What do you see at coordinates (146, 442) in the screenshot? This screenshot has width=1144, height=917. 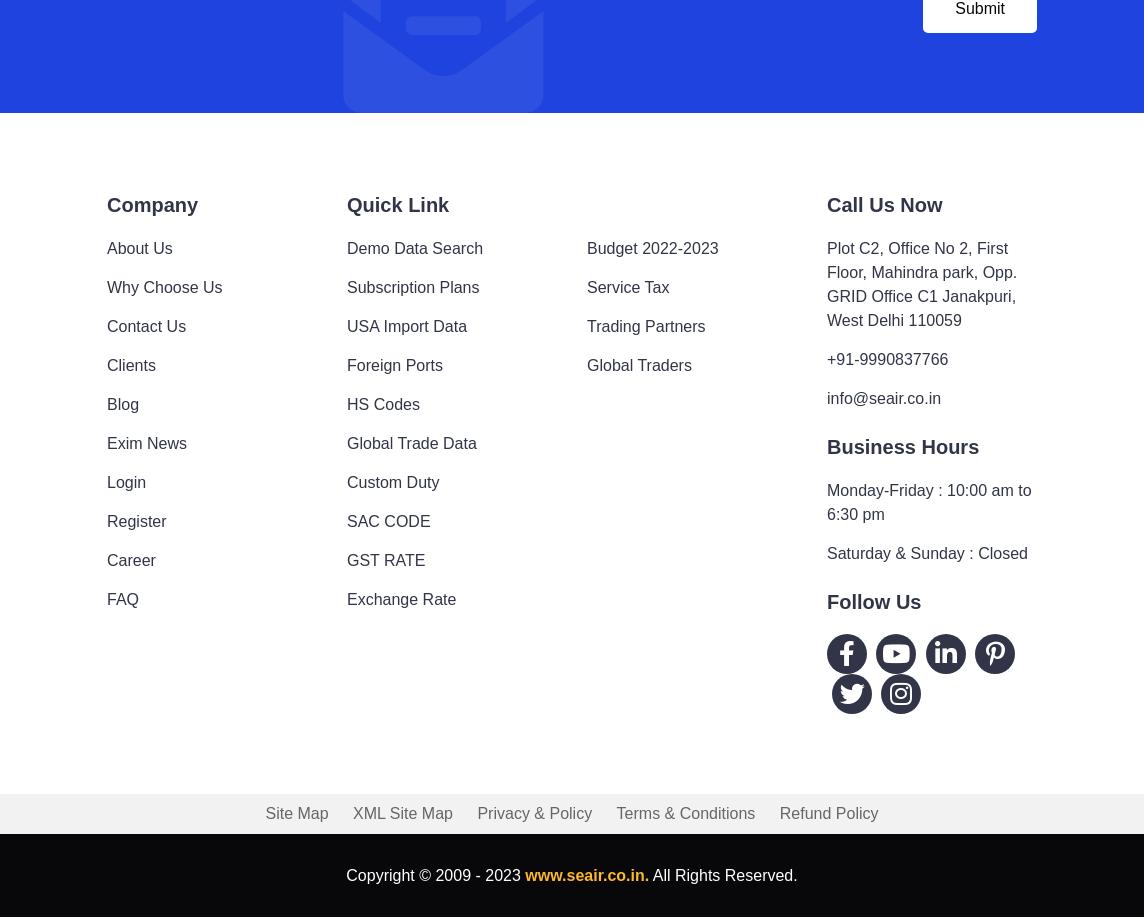 I see `'Exim News'` at bounding box center [146, 442].